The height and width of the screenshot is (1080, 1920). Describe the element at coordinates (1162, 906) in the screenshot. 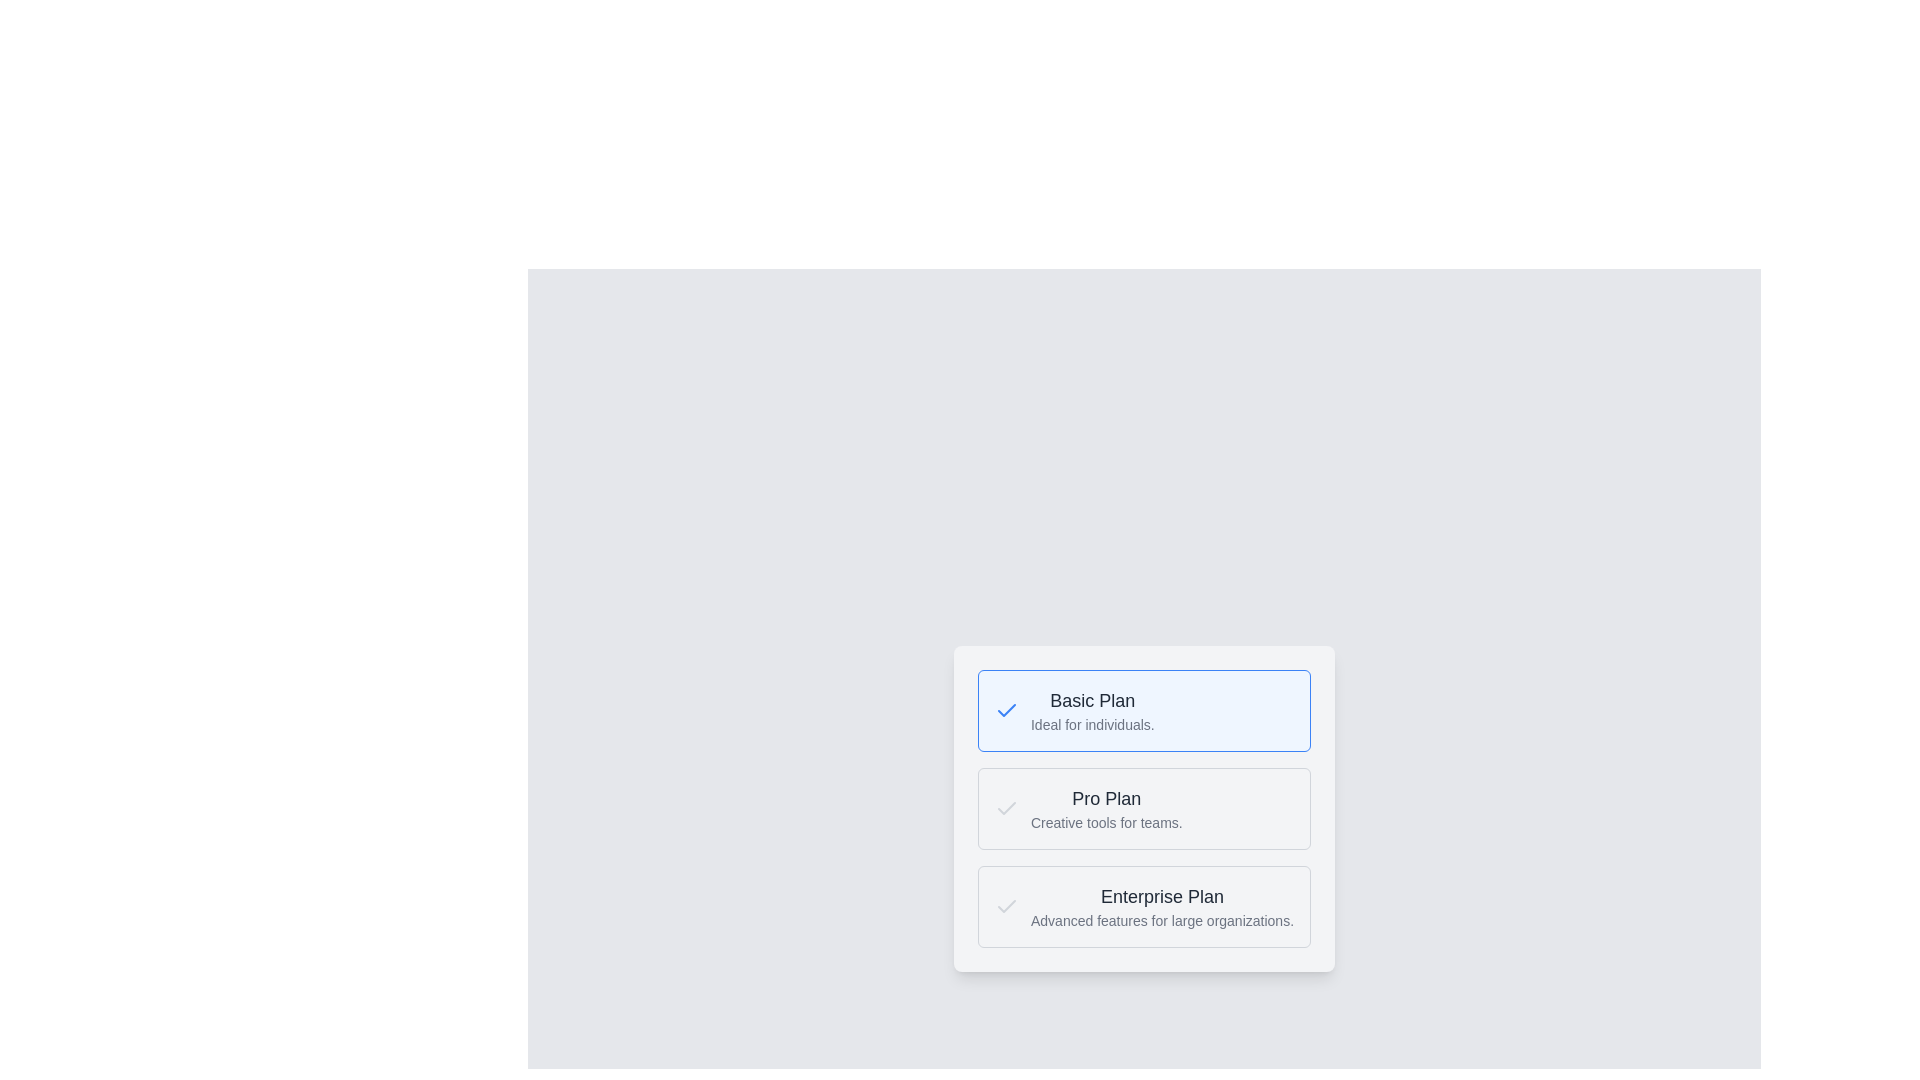

I see `the 'Enterprise Plan' text label, which features a larger bold font for the title and a smaller lighter font for the description, positioned in a bordered rectangular box among a vertical list of plans` at that location.